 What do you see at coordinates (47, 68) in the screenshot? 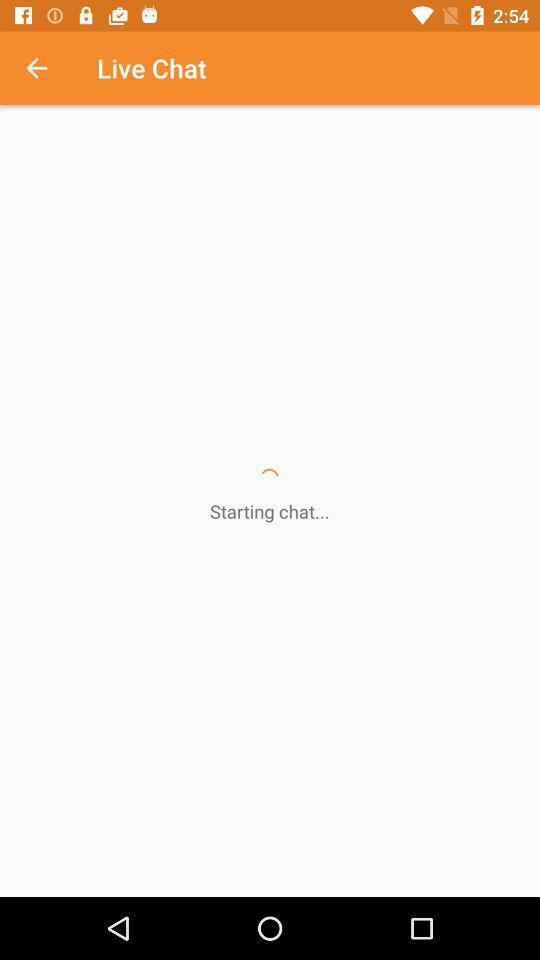
I see `the icon to the left of the live chat` at bounding box center [47, 68].